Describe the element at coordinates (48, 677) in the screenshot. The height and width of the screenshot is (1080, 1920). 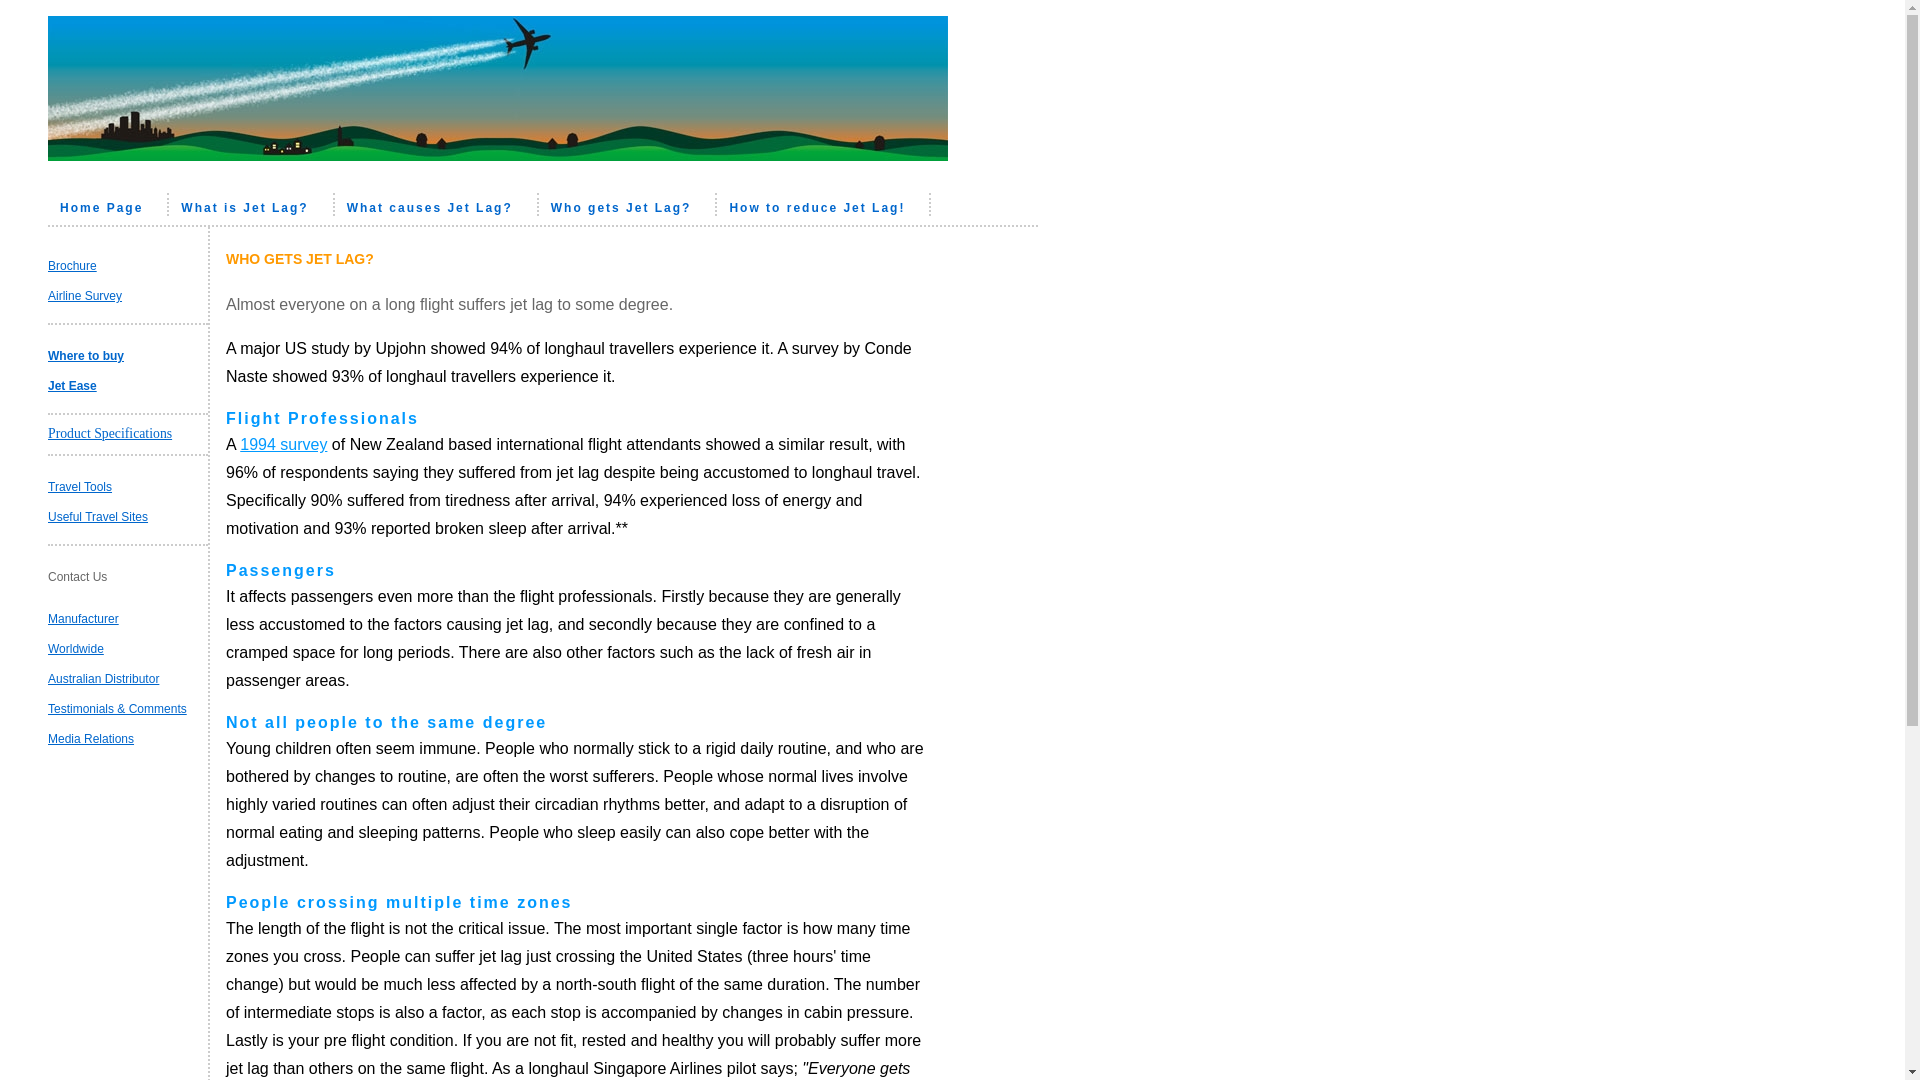
I see `'Australian Distributor'` at that location.